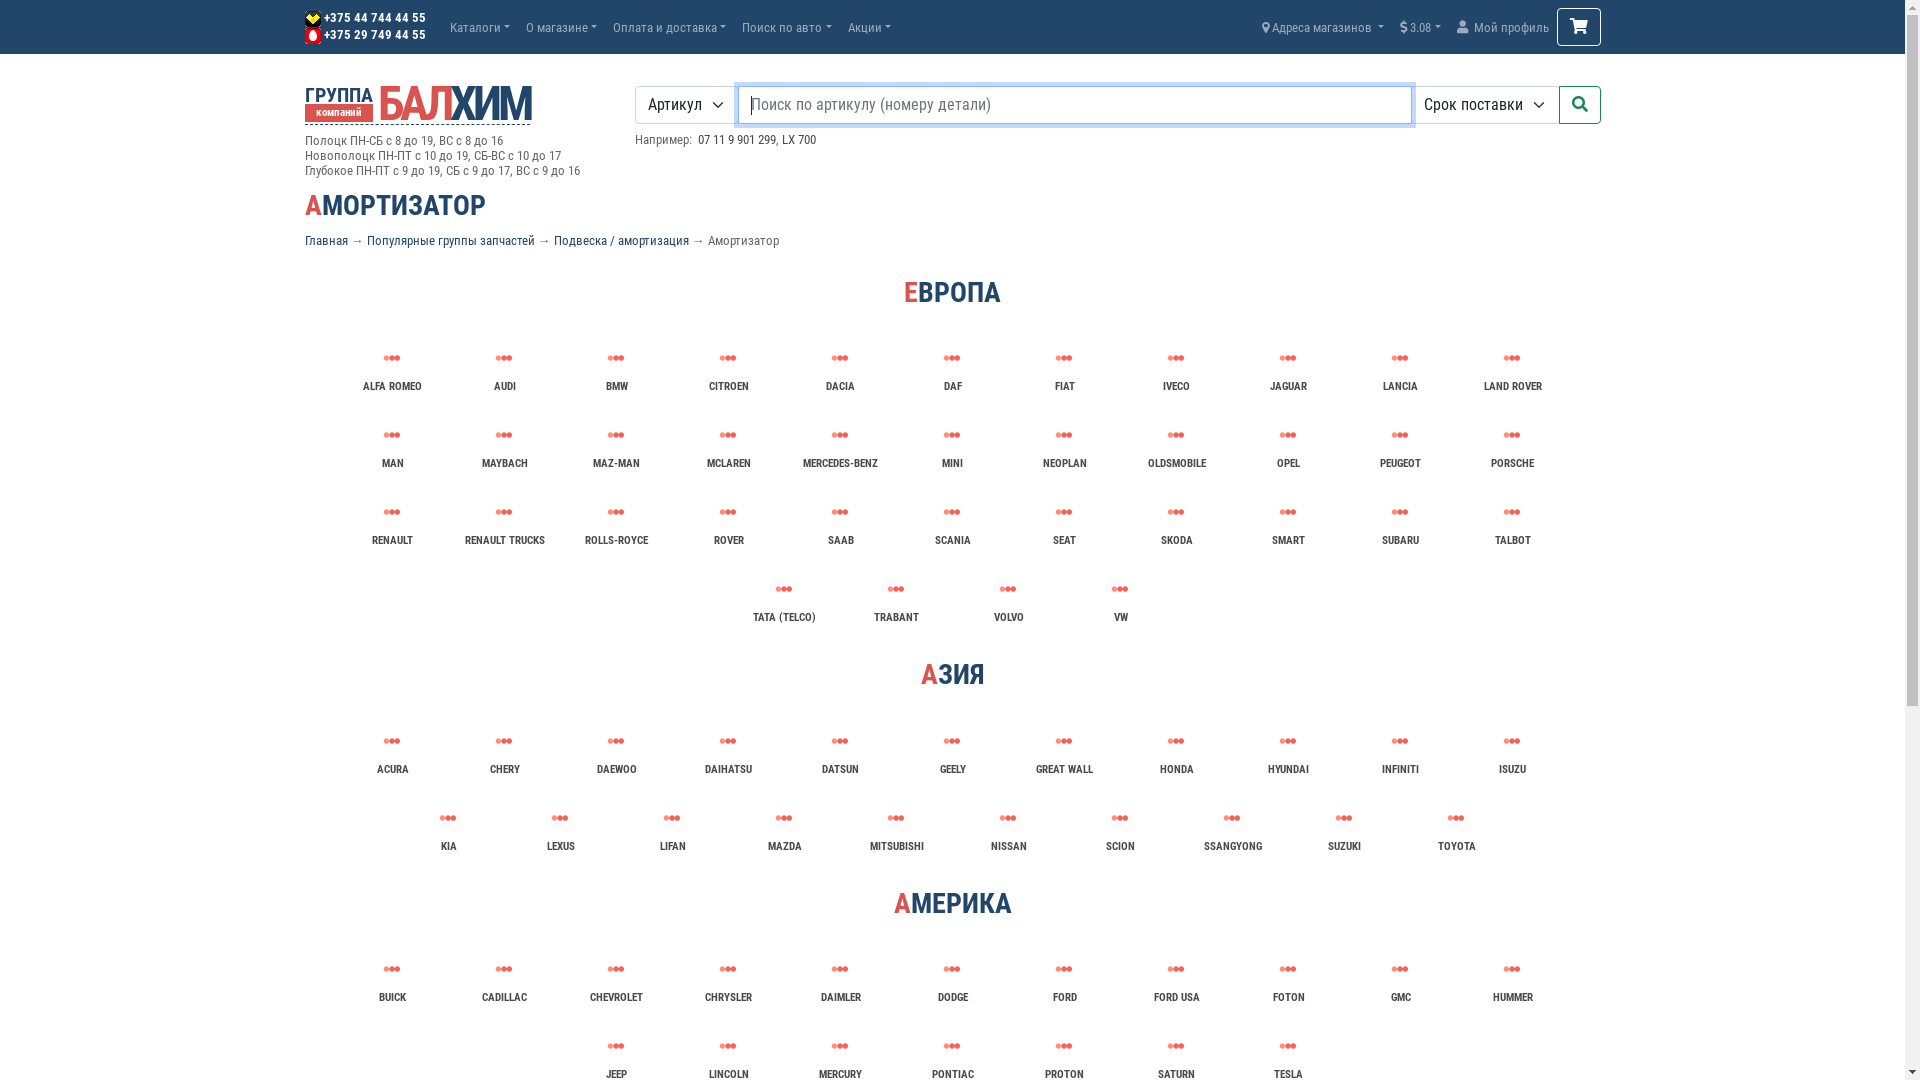 This screenshot has width=1920, height=1080. I want to click on 'KIA', so click(447, 825).